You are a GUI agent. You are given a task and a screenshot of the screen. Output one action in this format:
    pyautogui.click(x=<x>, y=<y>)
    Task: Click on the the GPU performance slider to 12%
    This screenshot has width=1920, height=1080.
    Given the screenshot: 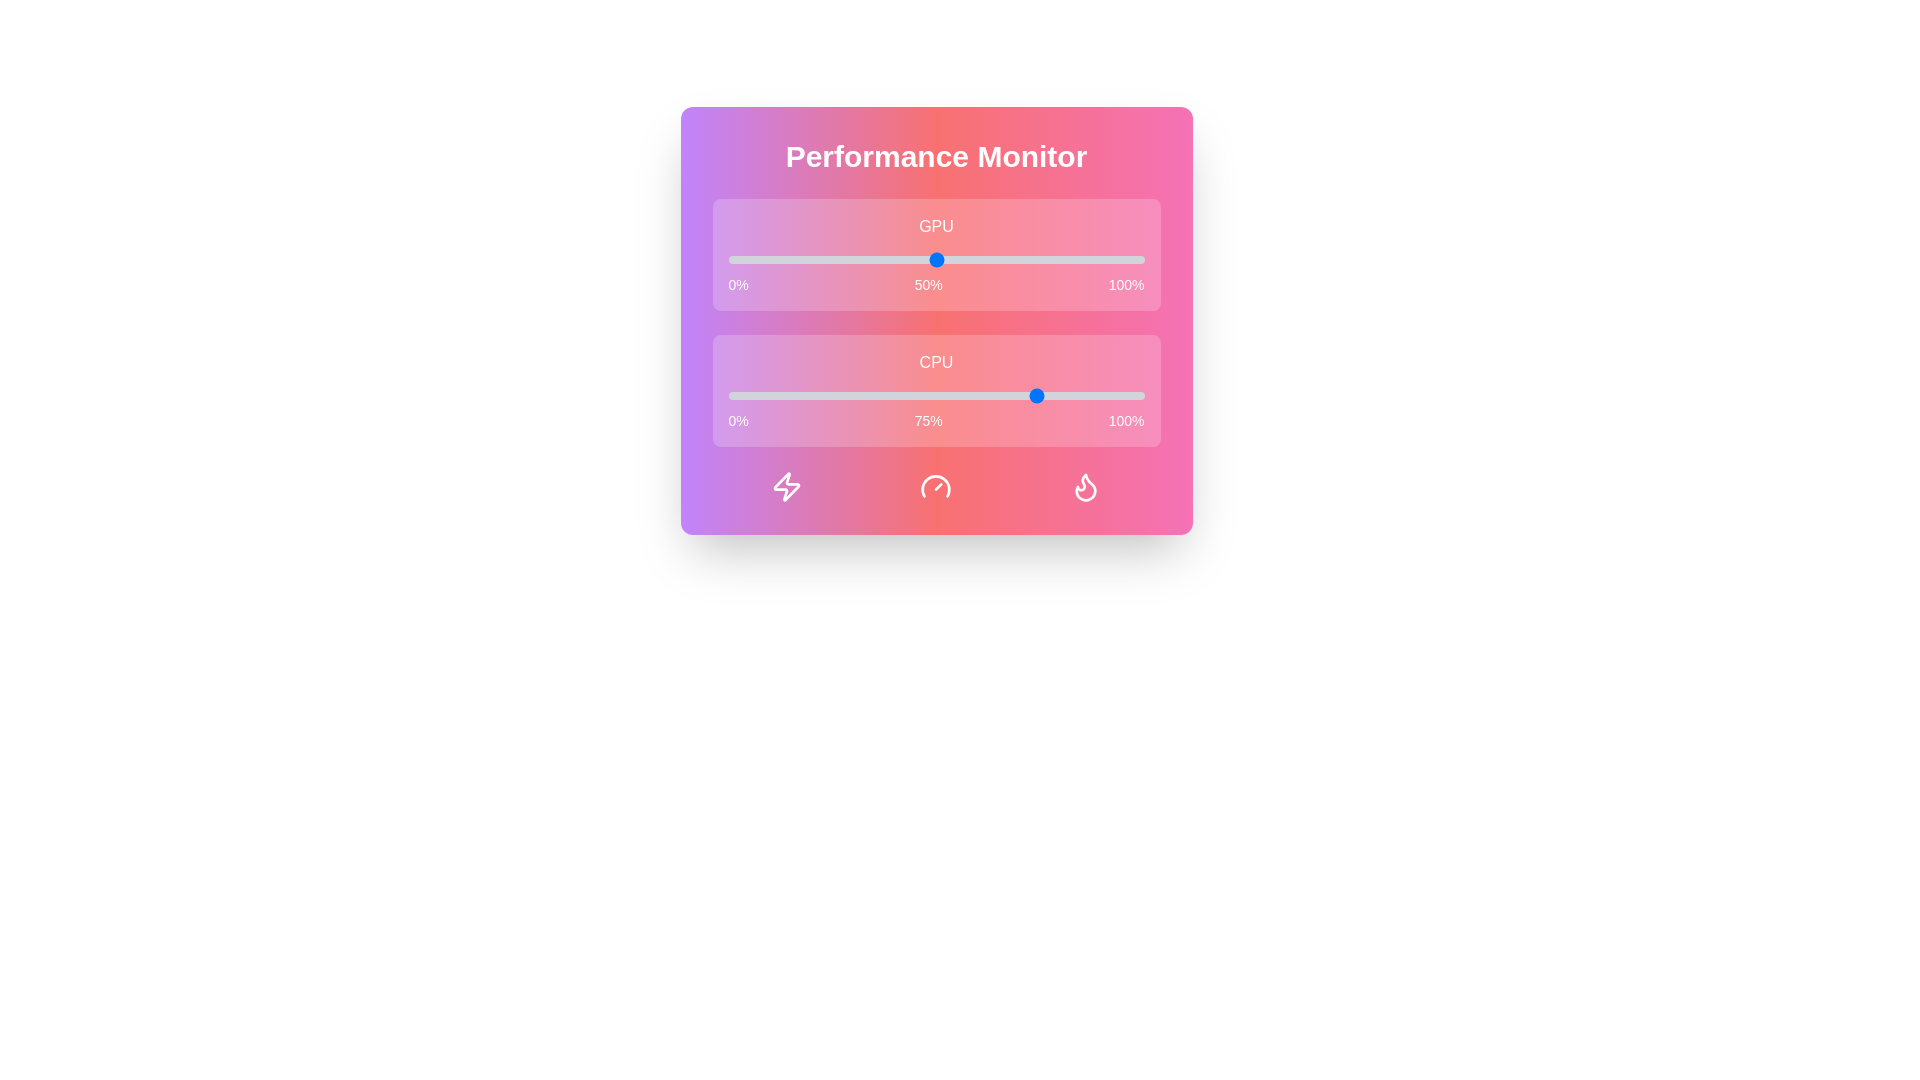 What is the action you would take?
    pyautogui.click(x=777, y=258)
    